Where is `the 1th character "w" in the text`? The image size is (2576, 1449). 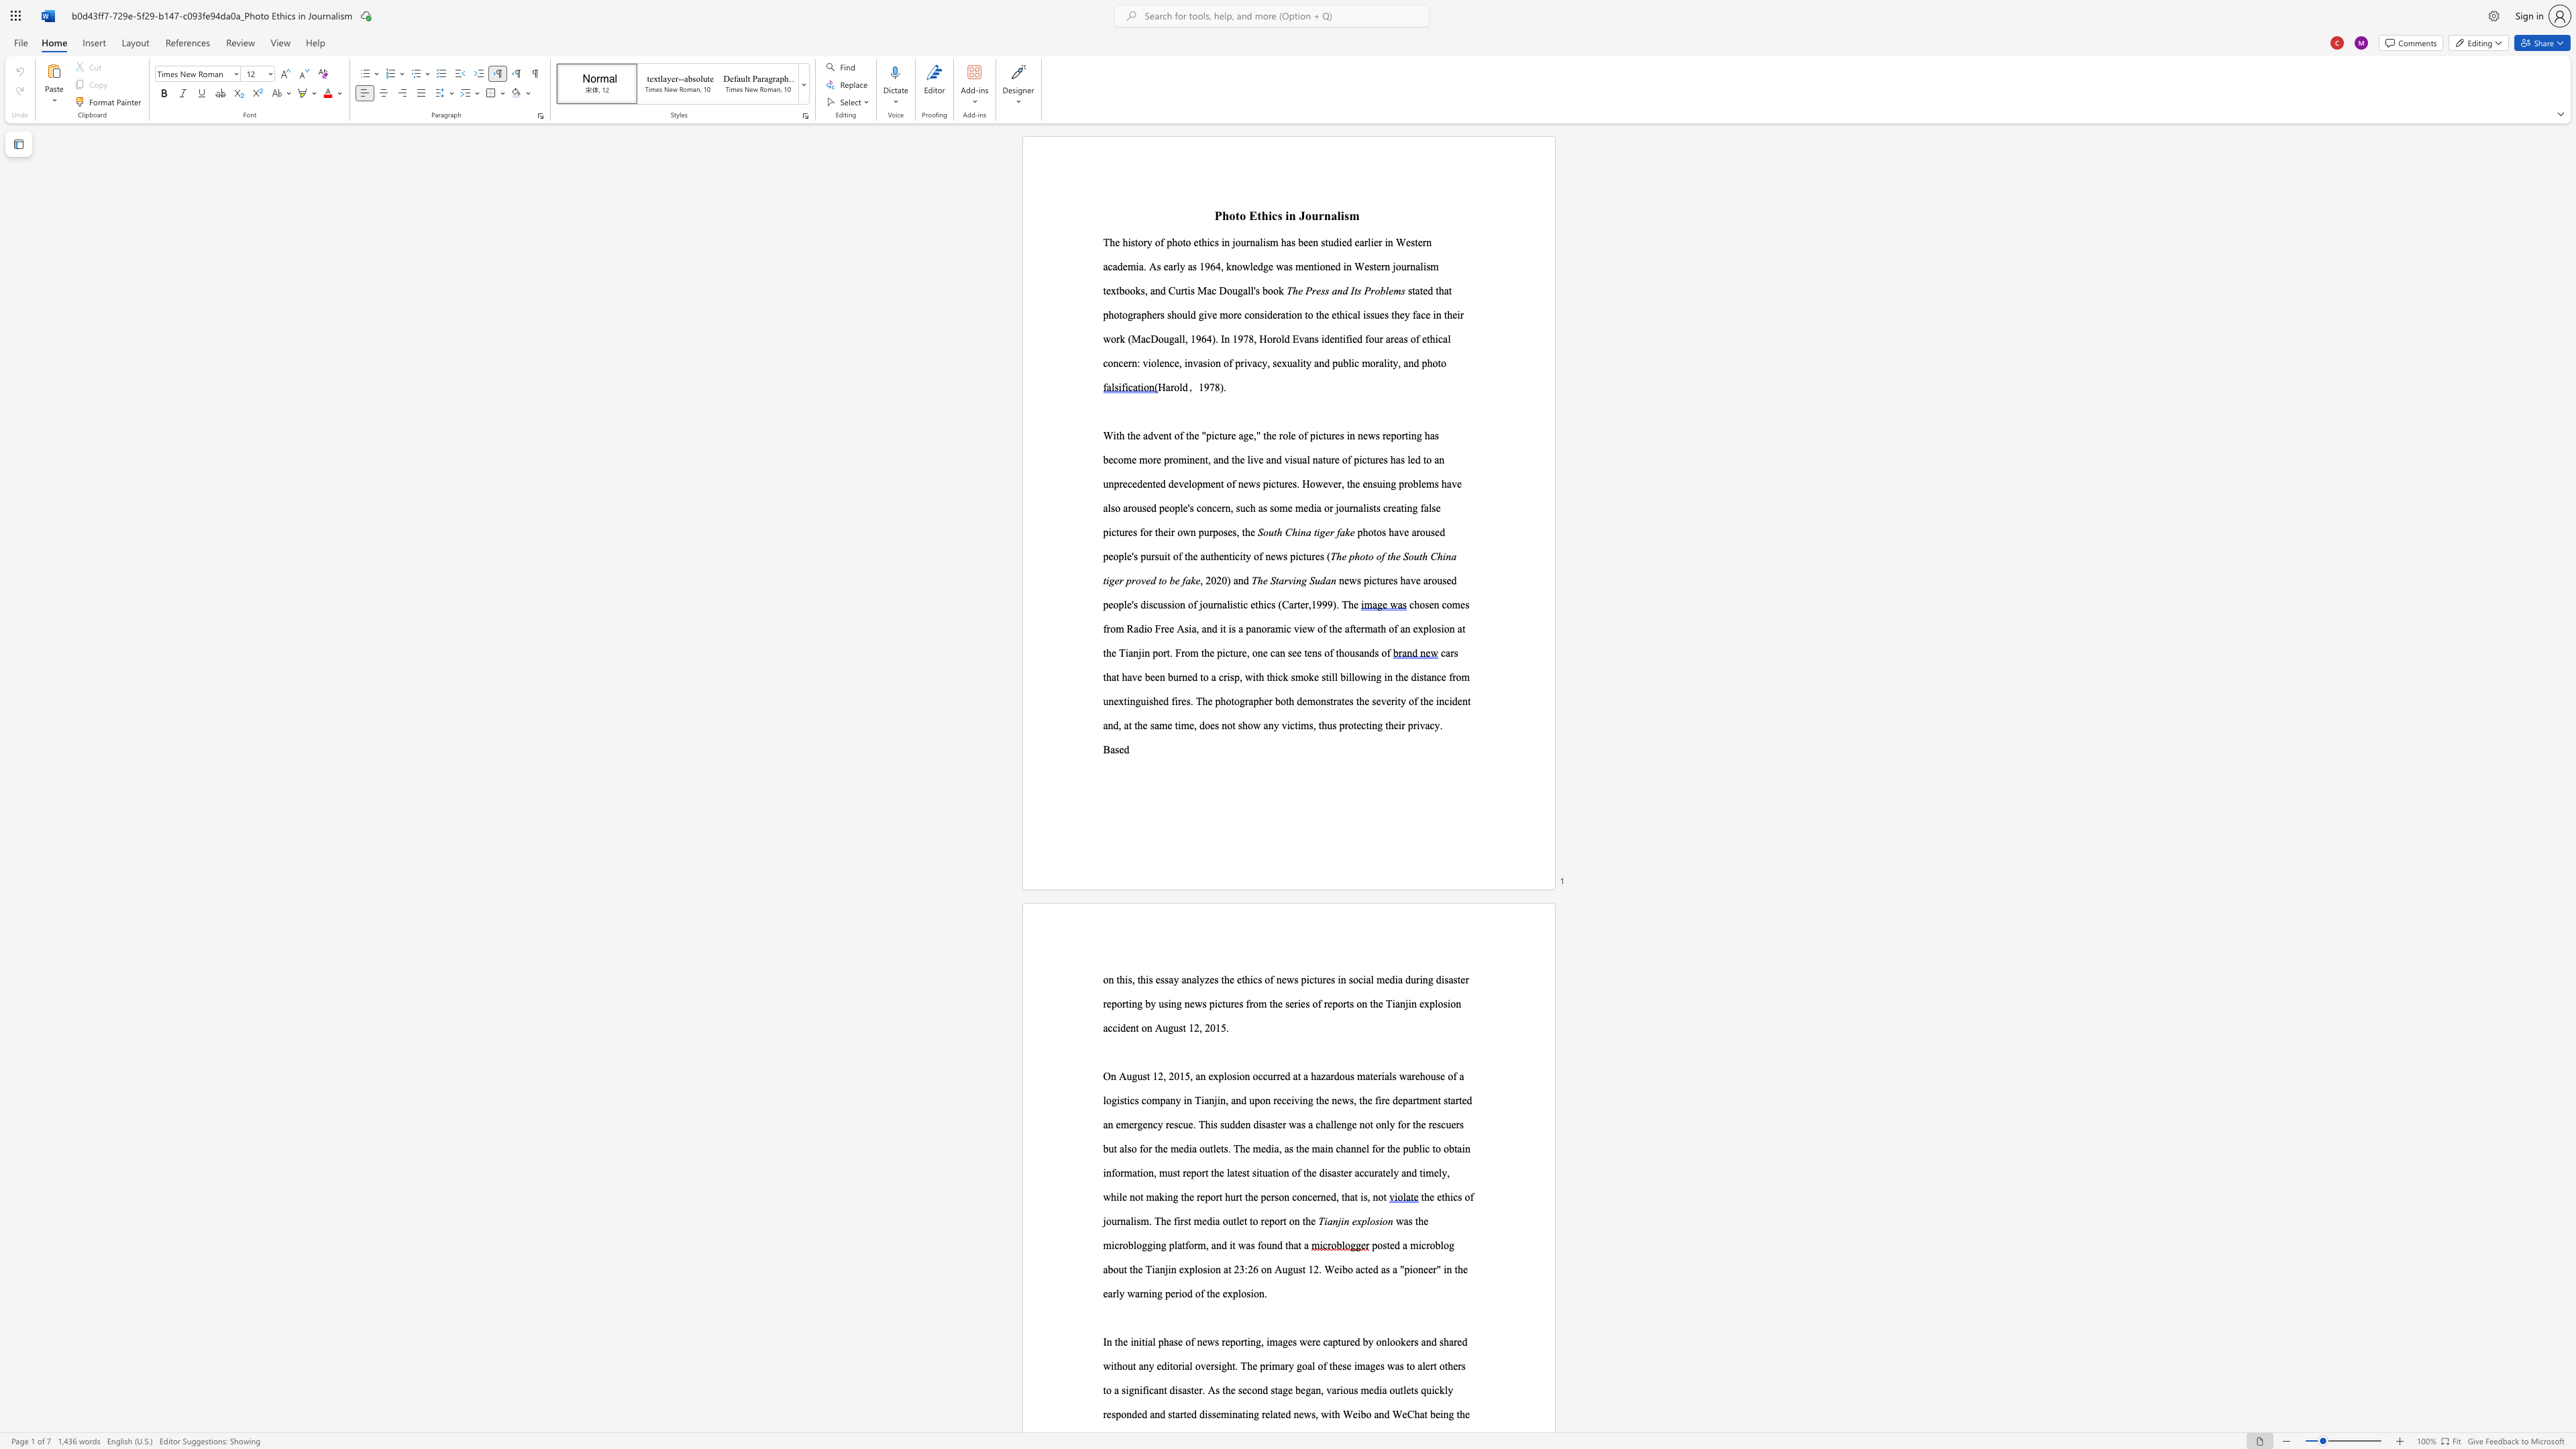 the 1th character "w" in the text is located at coordinates (1107, 337).